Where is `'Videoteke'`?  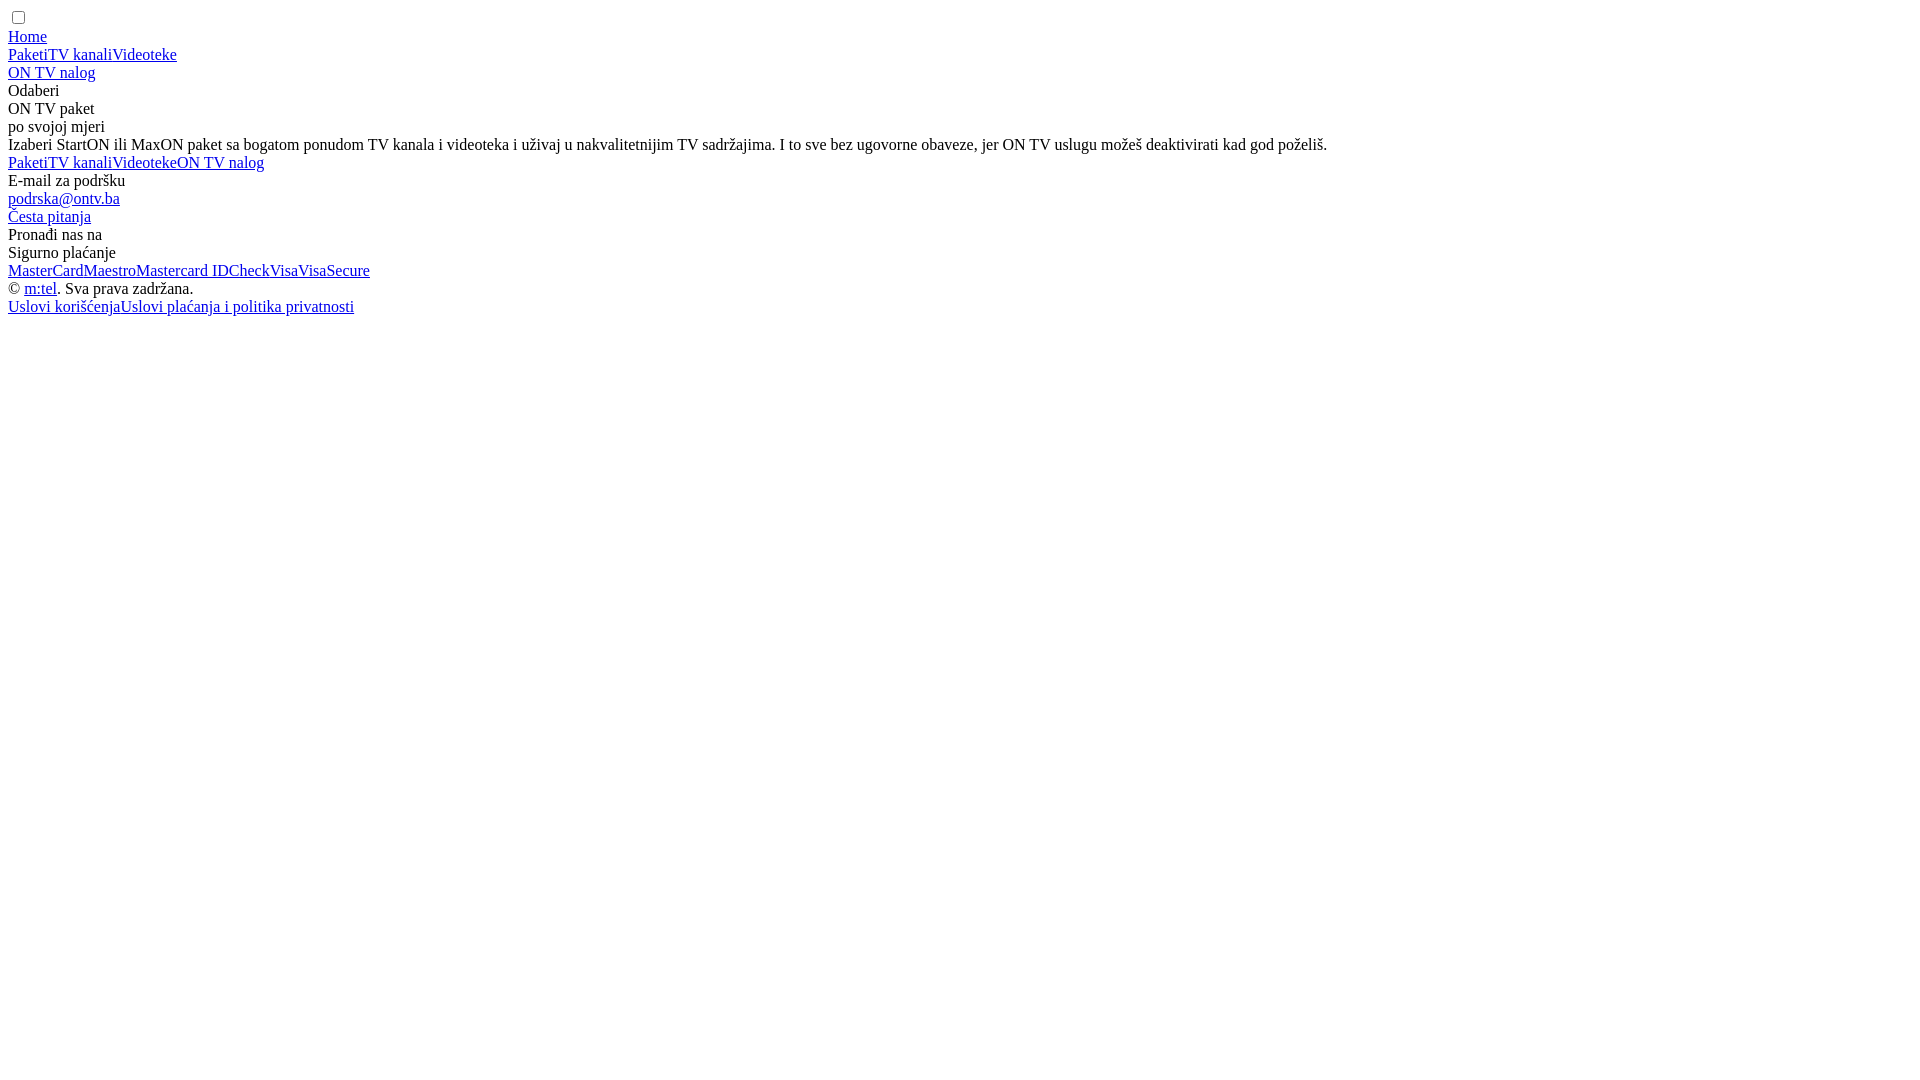 'Videoteke' is located at coordinates (143, 161).